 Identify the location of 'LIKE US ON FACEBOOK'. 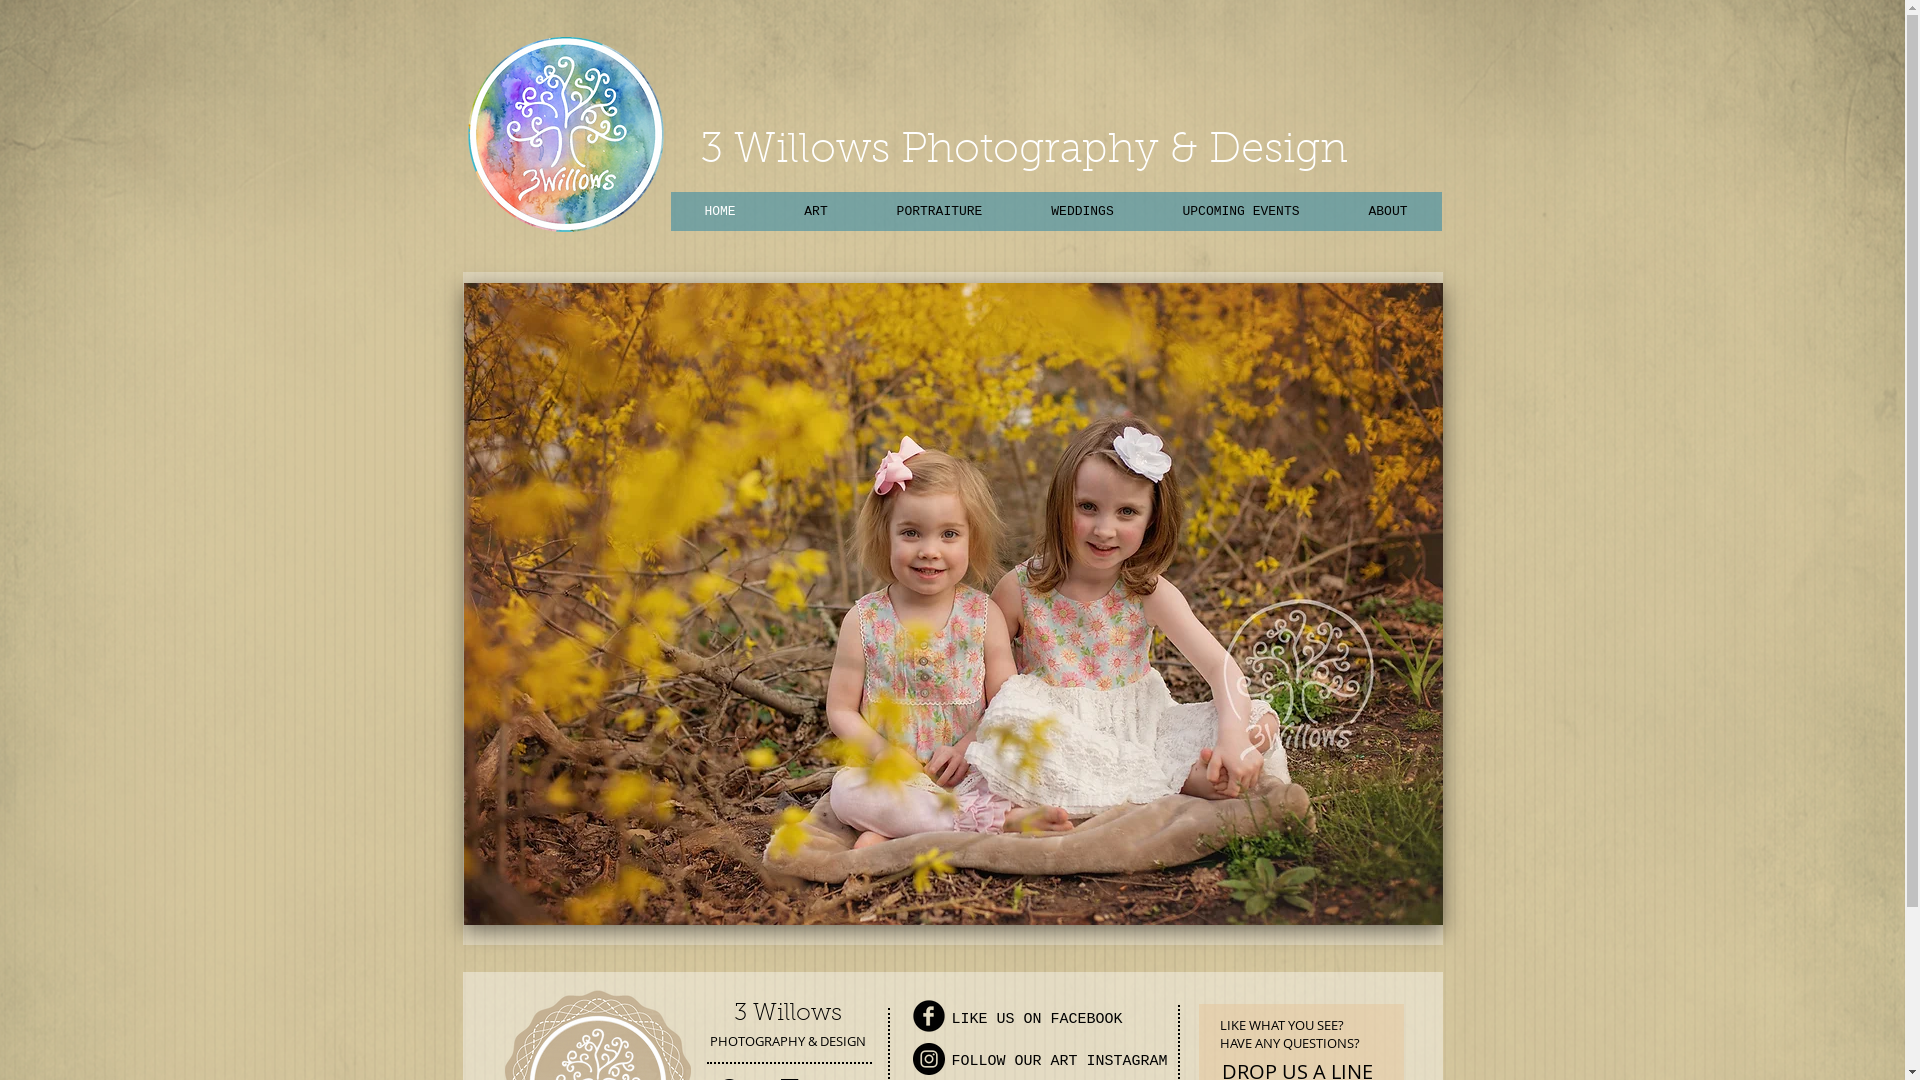
(1037, 1019).